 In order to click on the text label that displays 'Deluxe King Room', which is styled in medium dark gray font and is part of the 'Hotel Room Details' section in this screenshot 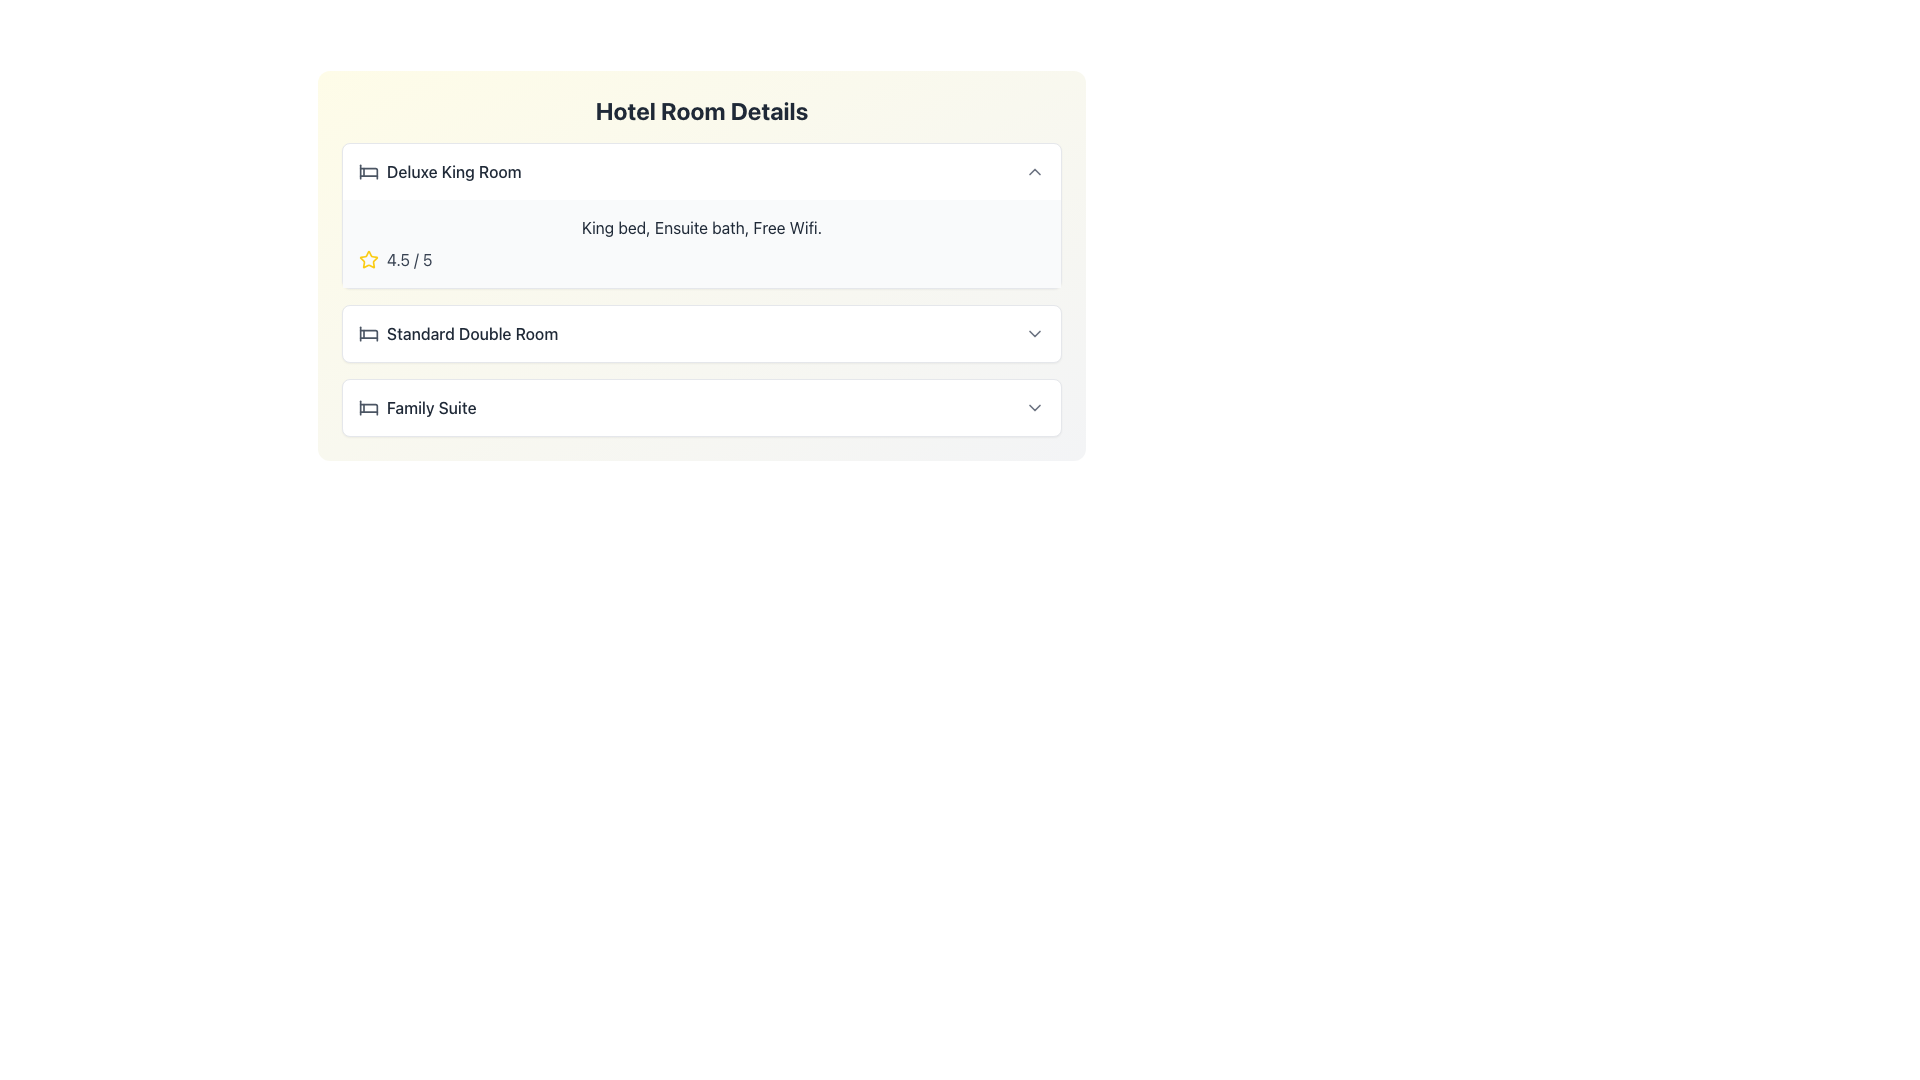, I will do `click(439, 171)`.